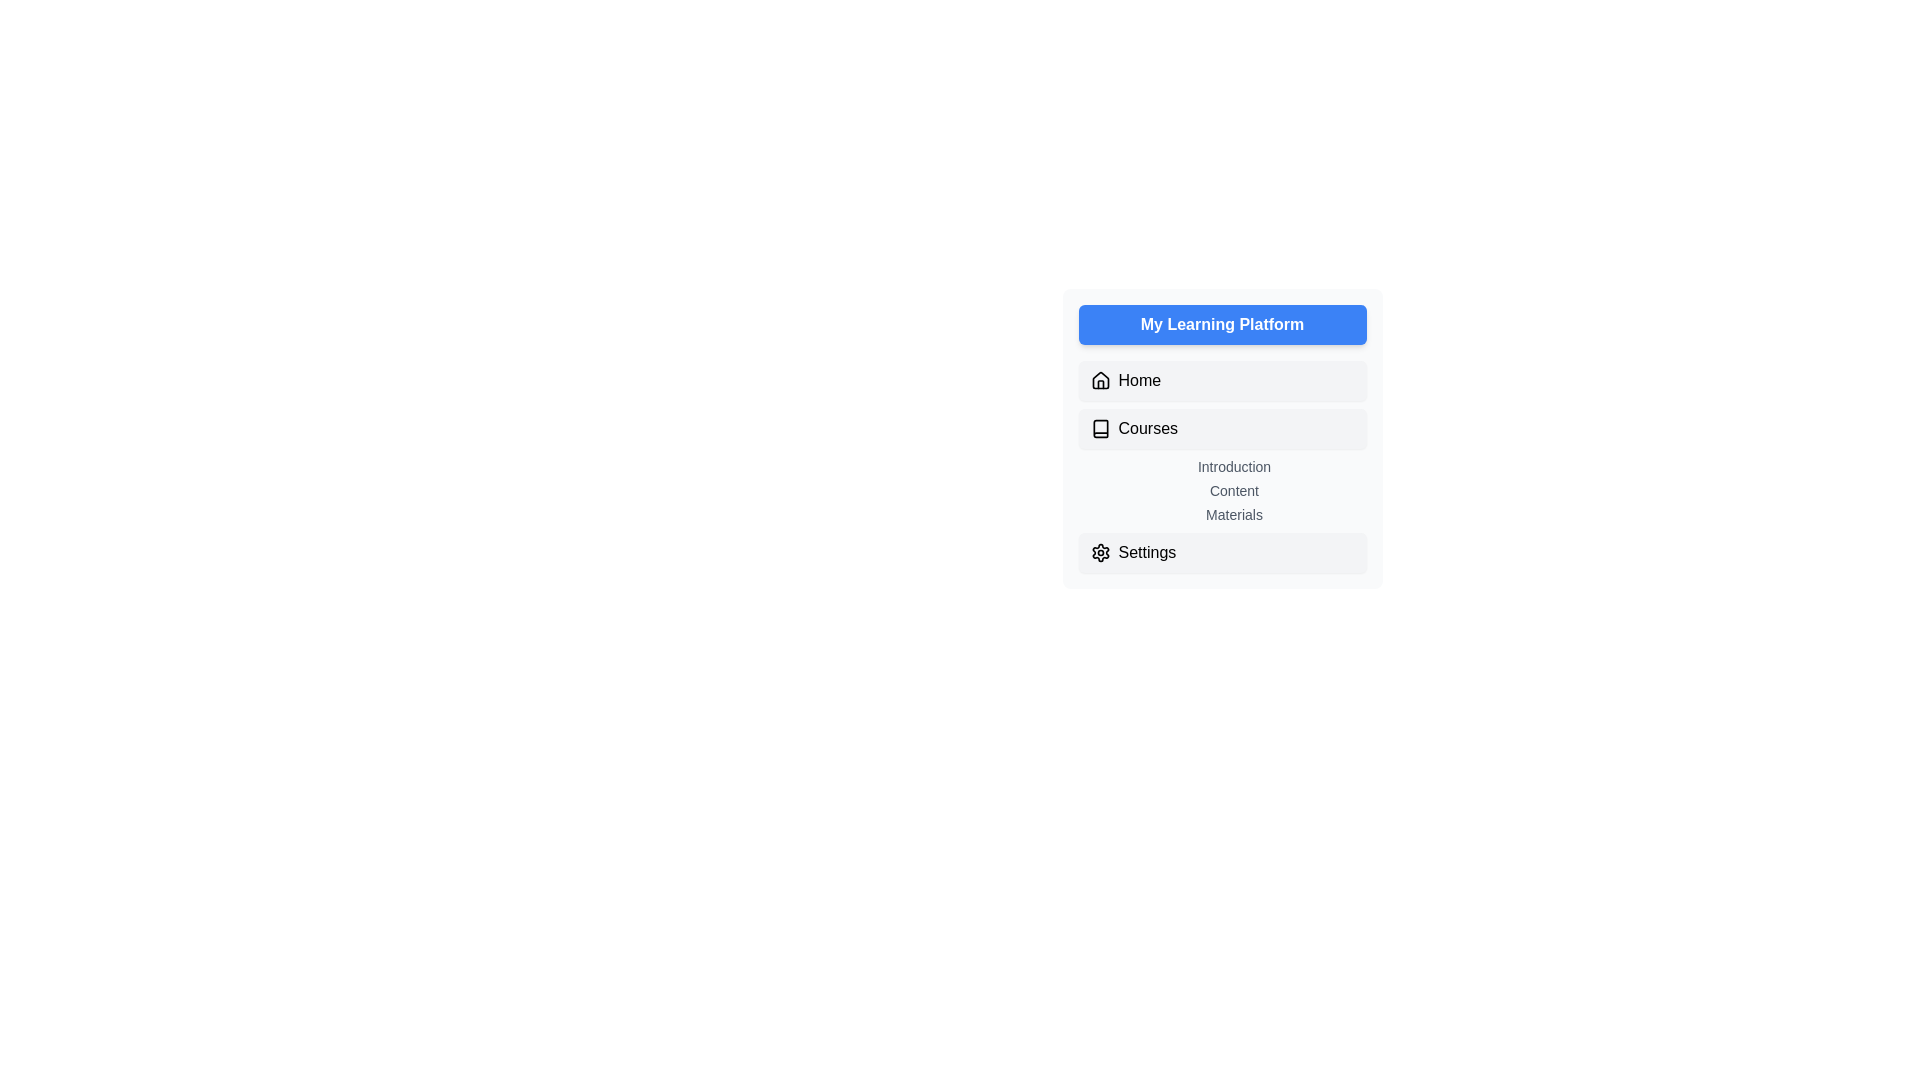 The image size is (1920, 1080). Describe the element at coordinates (1099, 552) in the screenshot. I see `the cogwheel icon, which represents the settings gear and is located above the text 'Settings' in the navigation list` at that location.